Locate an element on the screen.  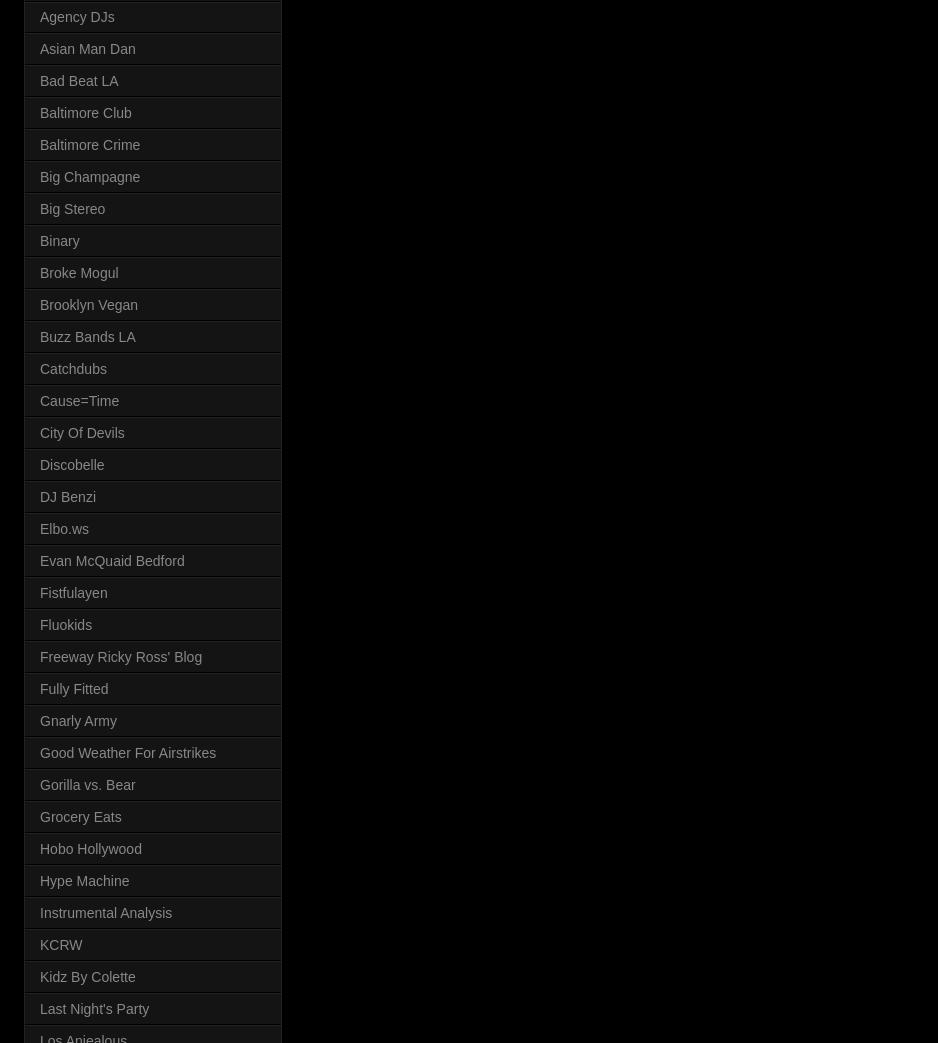
'Freeway Ricky Ross' Blog' is located at coordinates (120, 655).